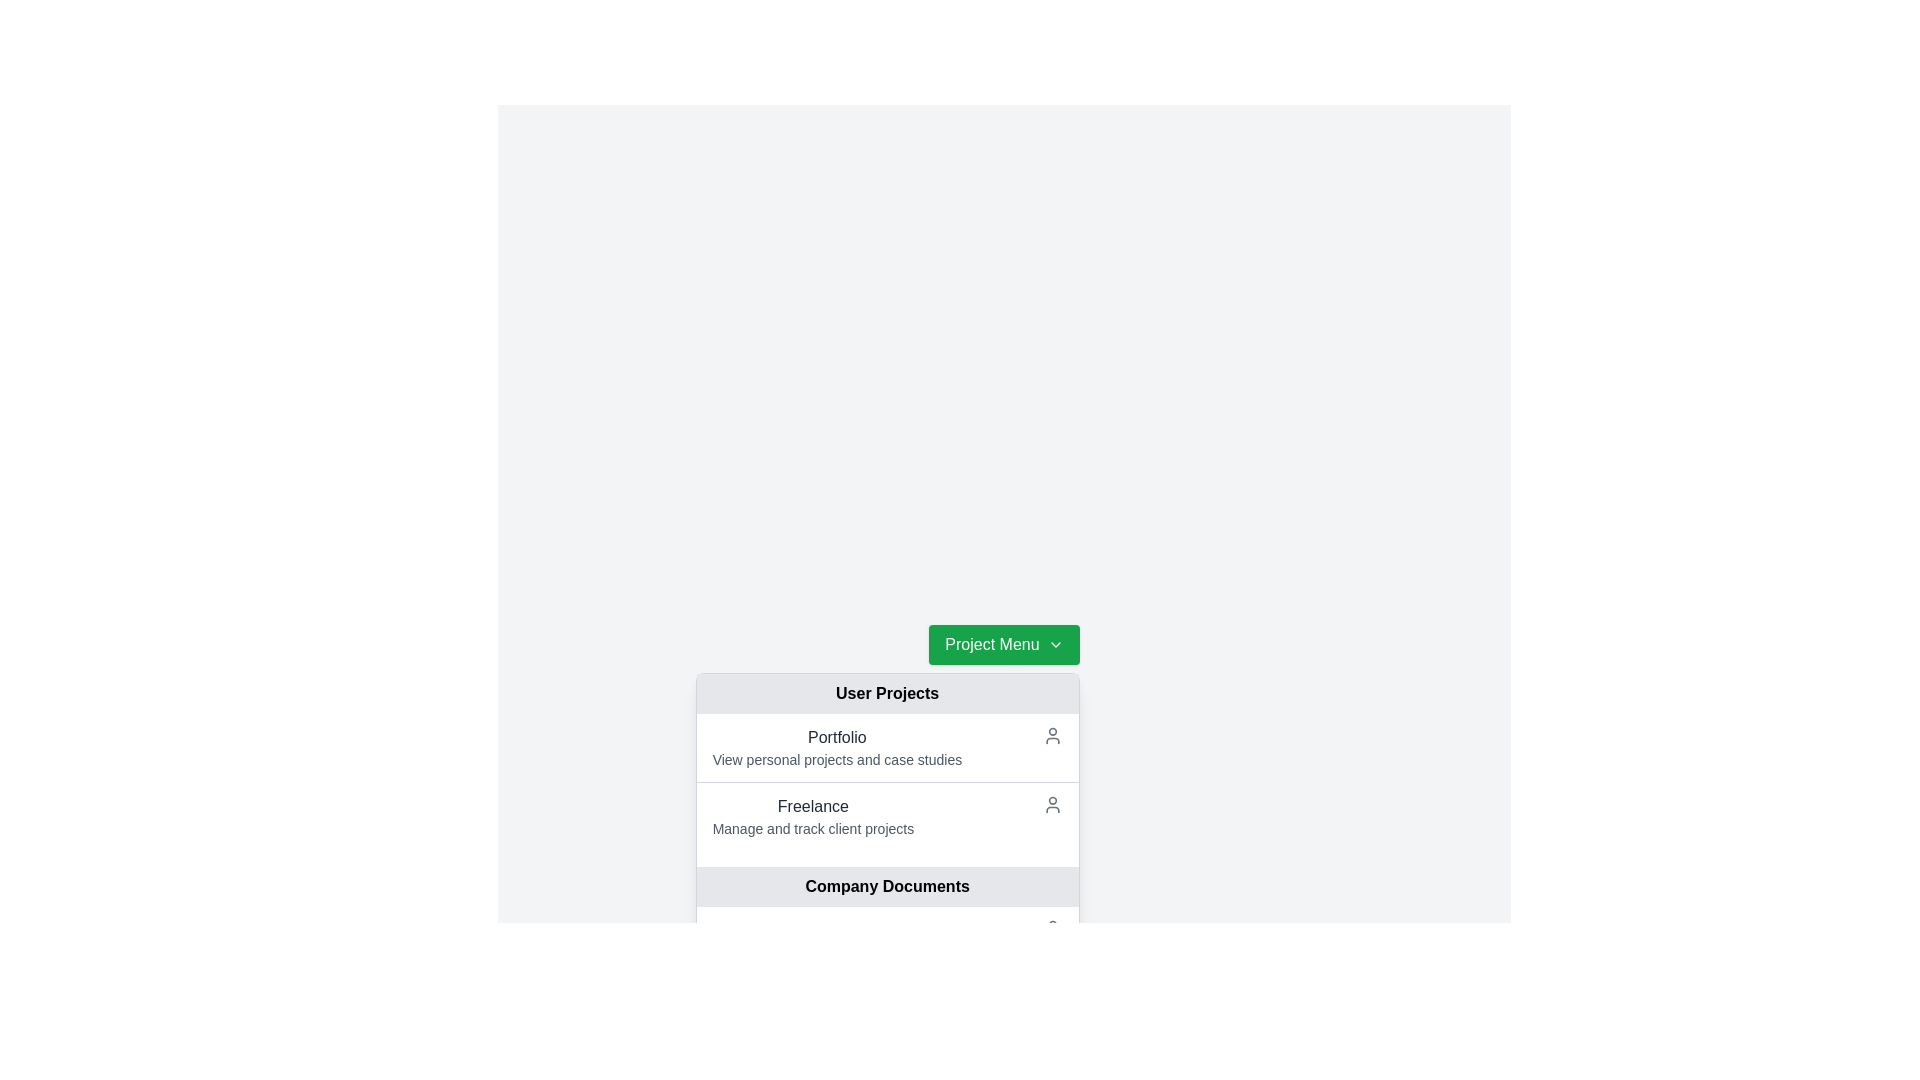  What do you see at coordinates (837, 759) in the screenshot?
I see `the static text element that reads 'View personal projects and case studies', which is styled in gray and positioned under the bold heading 'Portfolio' in the 'User Projects' section of the dropdown menu` at bounding box center [837, 759].